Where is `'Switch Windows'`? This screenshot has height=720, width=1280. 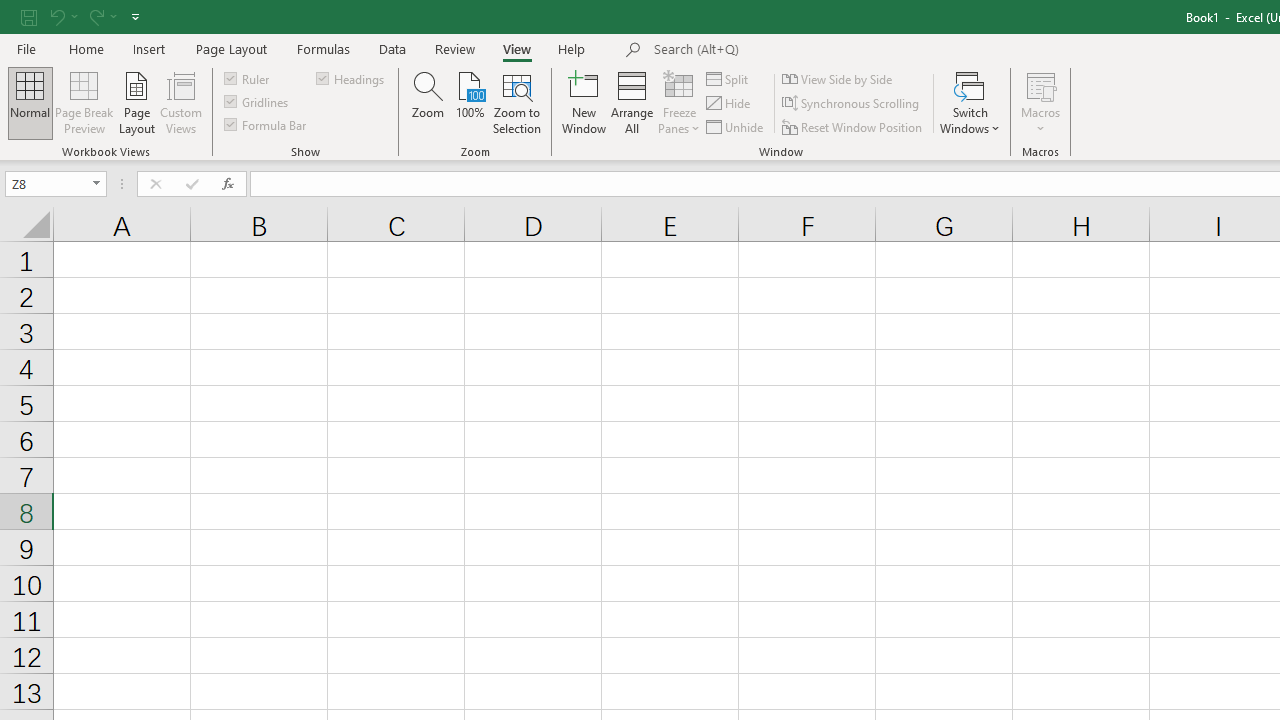 'Switch Windows' is located at coordinates (970, 103).